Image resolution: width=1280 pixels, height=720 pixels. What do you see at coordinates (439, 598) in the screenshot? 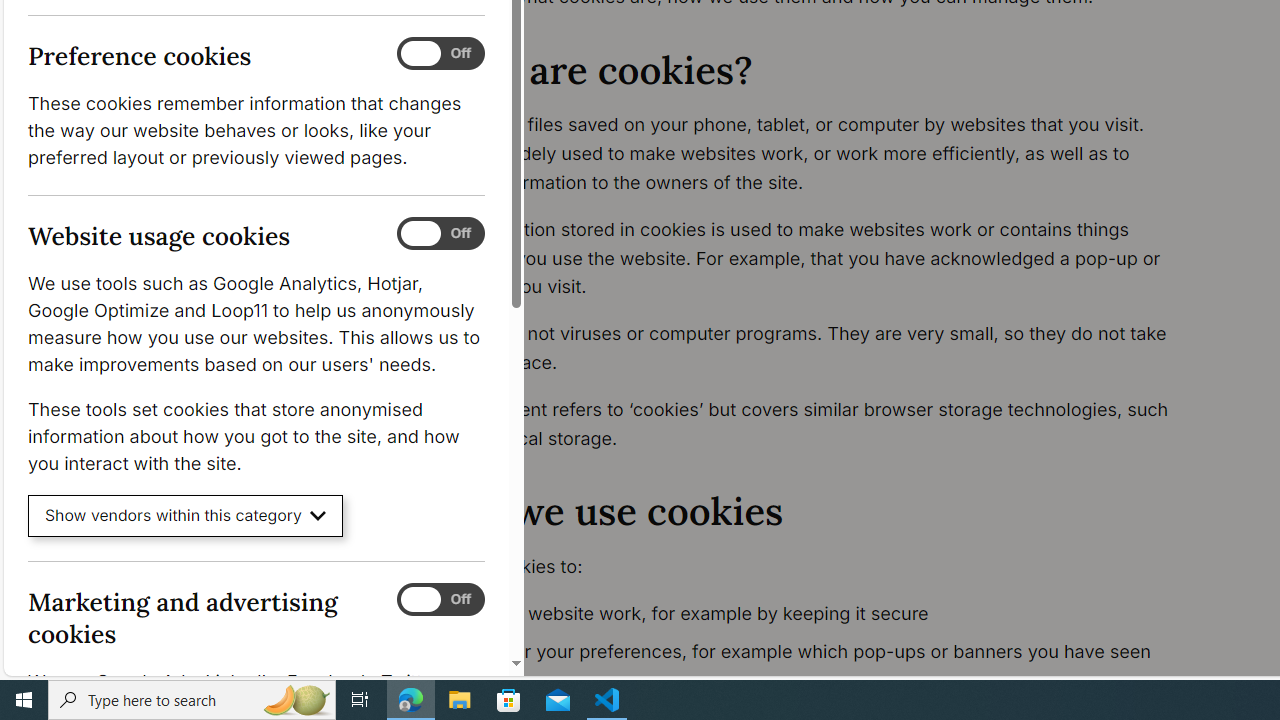
I see `'Marketing and advertising cookies'` at bounding box center [439, 598].